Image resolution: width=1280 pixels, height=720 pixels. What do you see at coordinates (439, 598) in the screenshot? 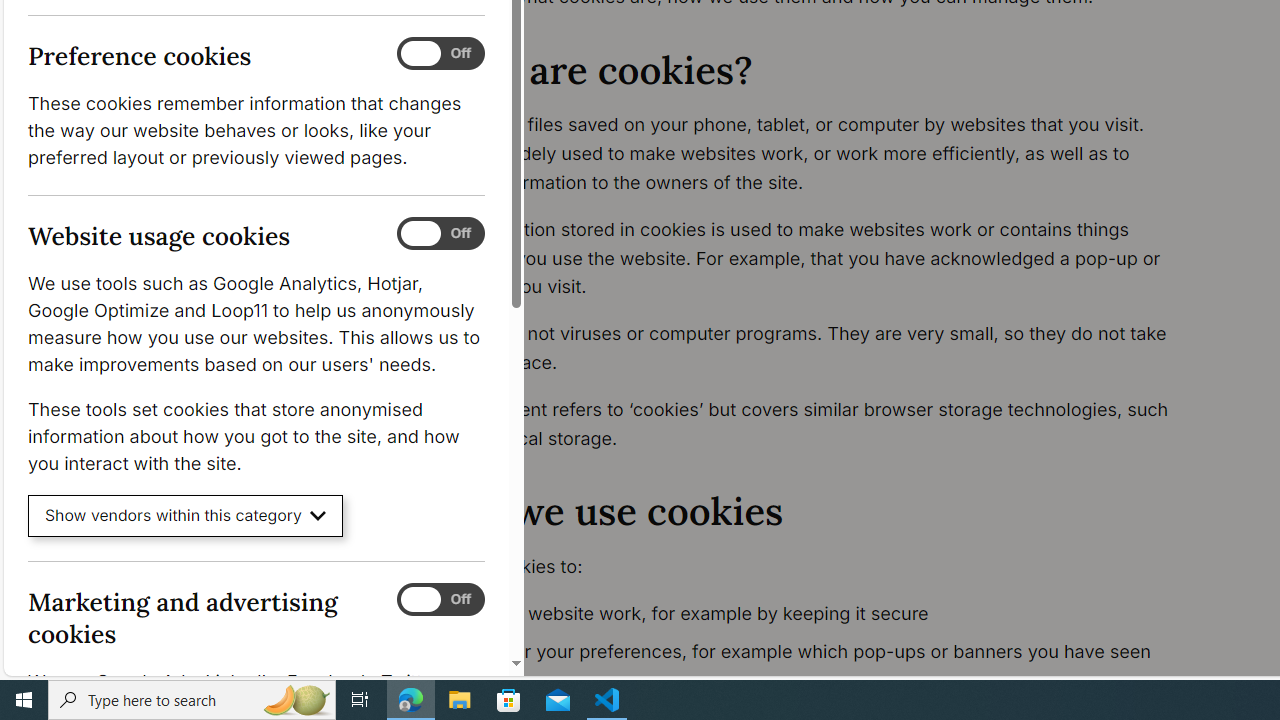
I see `'Marketing and advertising cookies'` at bounding box center [439, 598].